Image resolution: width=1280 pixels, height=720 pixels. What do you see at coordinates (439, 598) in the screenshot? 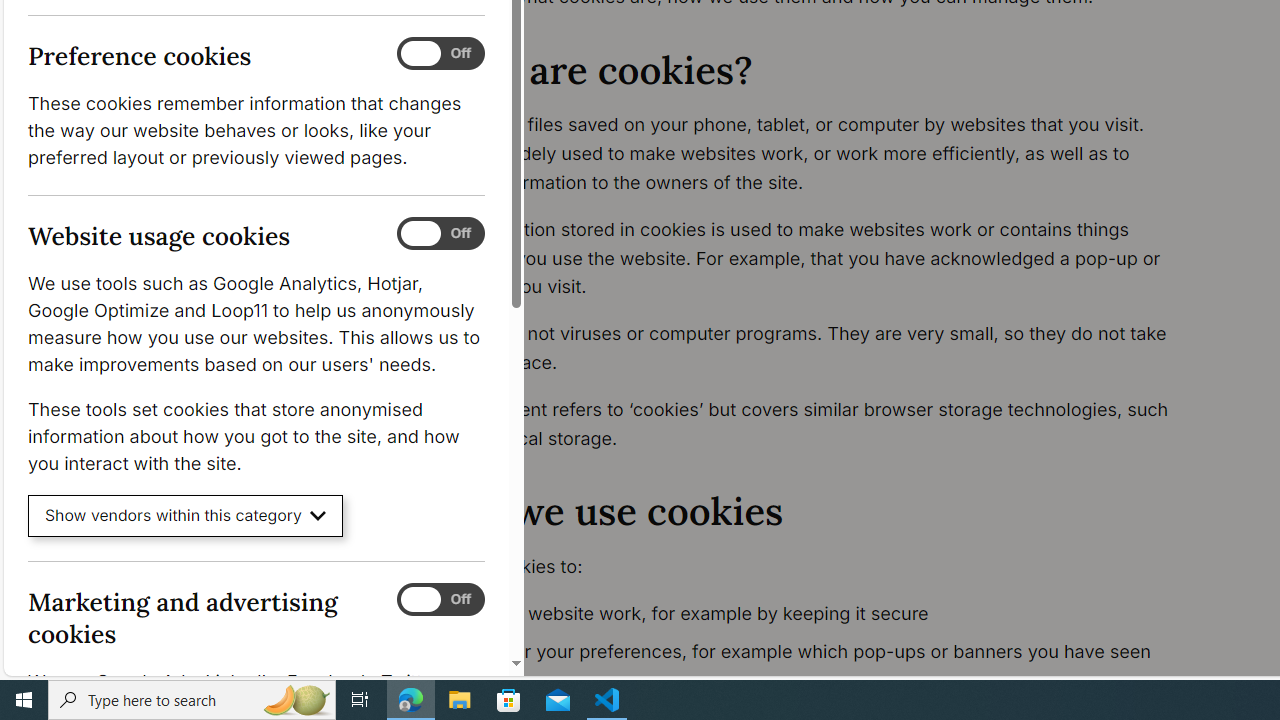
I see `'Marketing and advertising cookies'` at bounding box center [439, 598].